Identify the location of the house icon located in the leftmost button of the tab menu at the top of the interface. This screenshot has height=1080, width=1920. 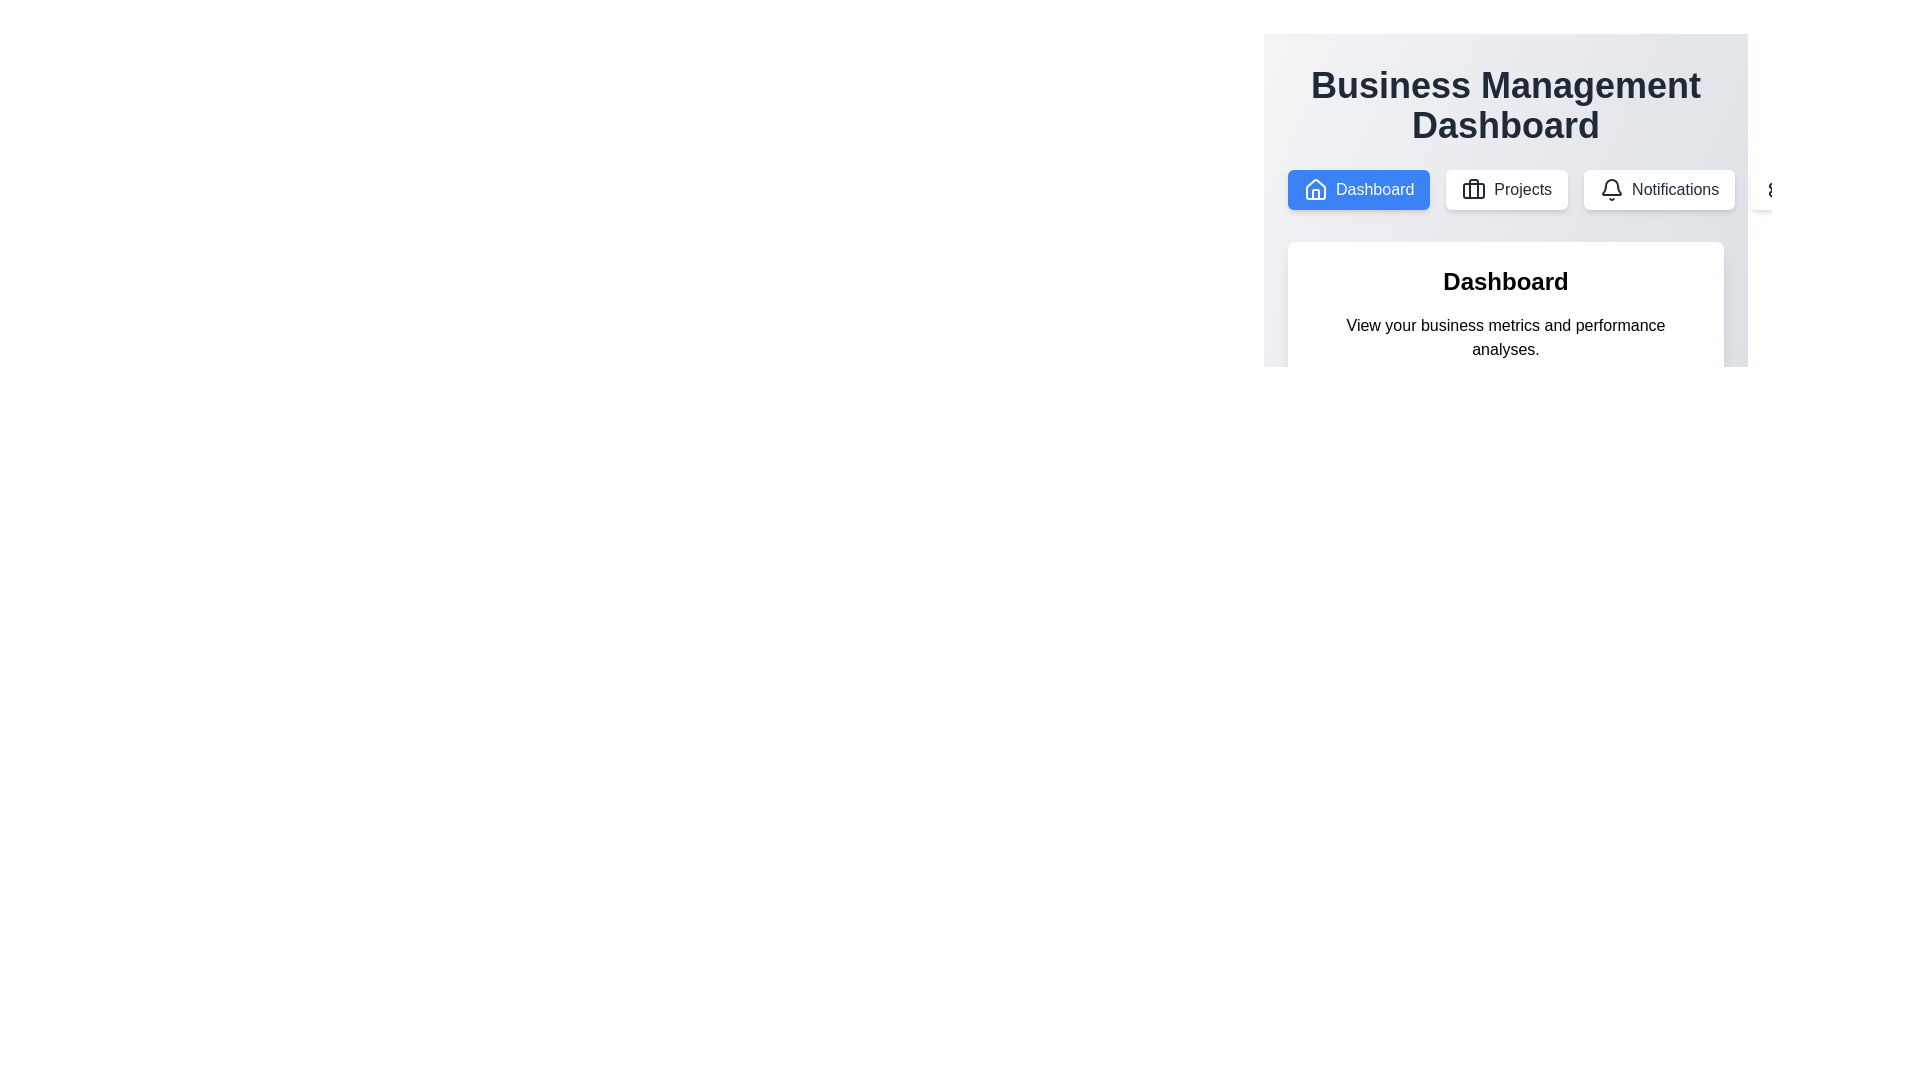
(1315, 189).